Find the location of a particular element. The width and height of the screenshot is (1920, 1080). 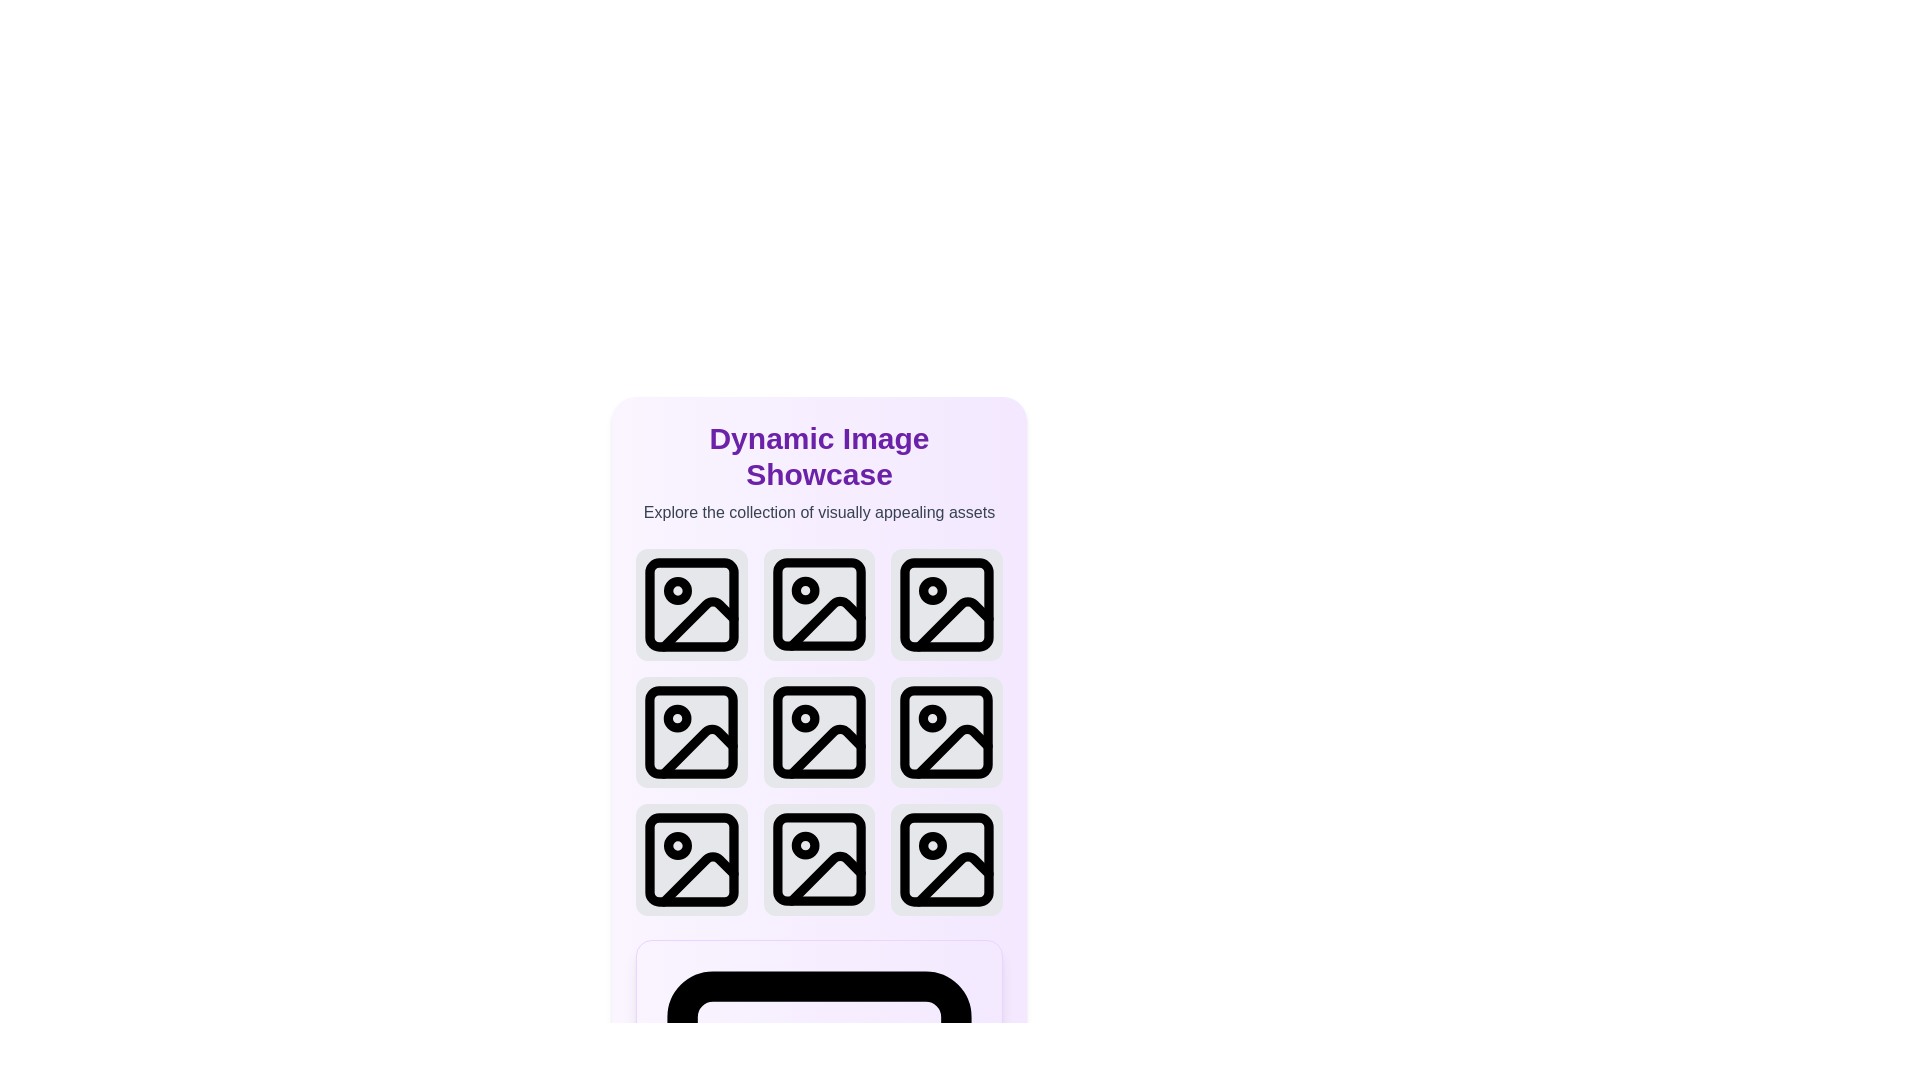

content or associated metadata of the clickable grid tile located in the first row and third column of the grid layout, just below the title 'Dynamic Image Showcase' is located at coordinates (945, 603).